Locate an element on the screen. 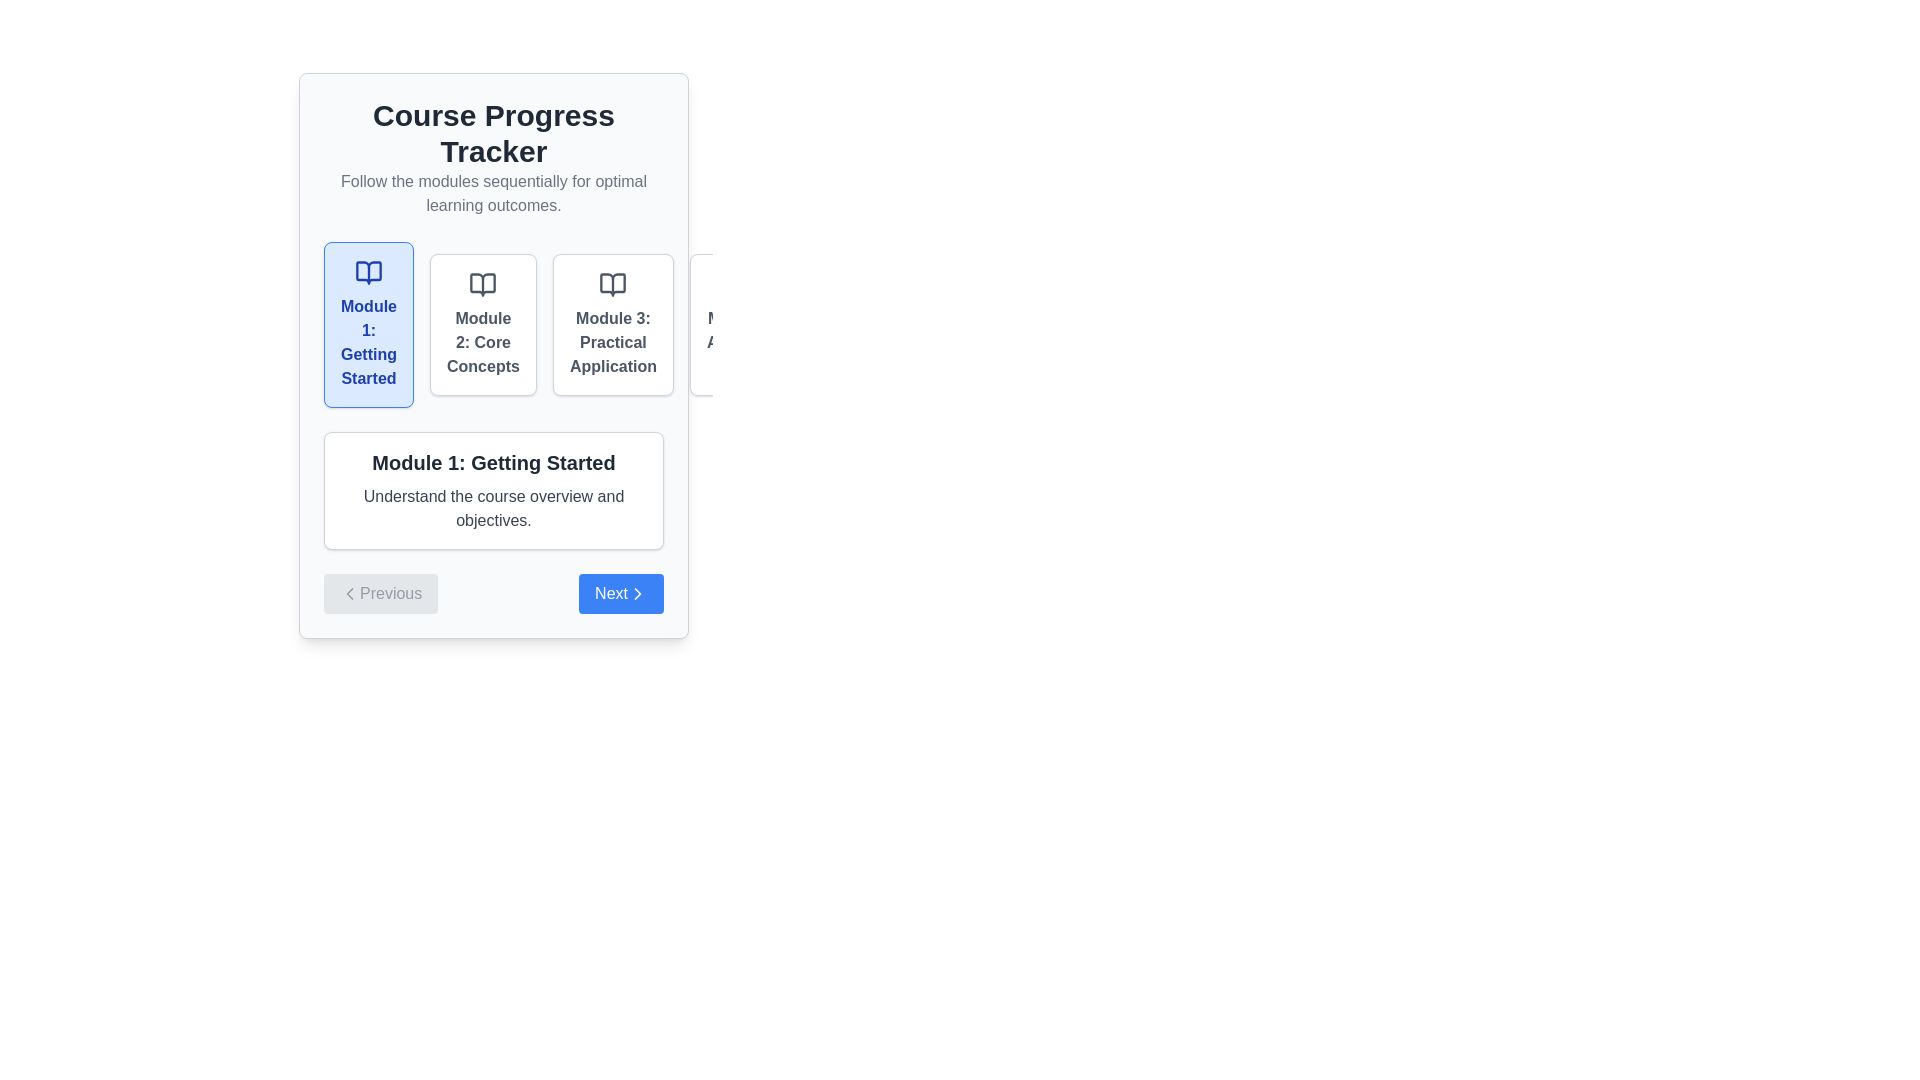 This screenshot has height=1080, width=1920. the text block that reads 'Understand the course overview and objectives.' which is located below 'Module 1: Getting Started' is located at coordinates (494, 508).